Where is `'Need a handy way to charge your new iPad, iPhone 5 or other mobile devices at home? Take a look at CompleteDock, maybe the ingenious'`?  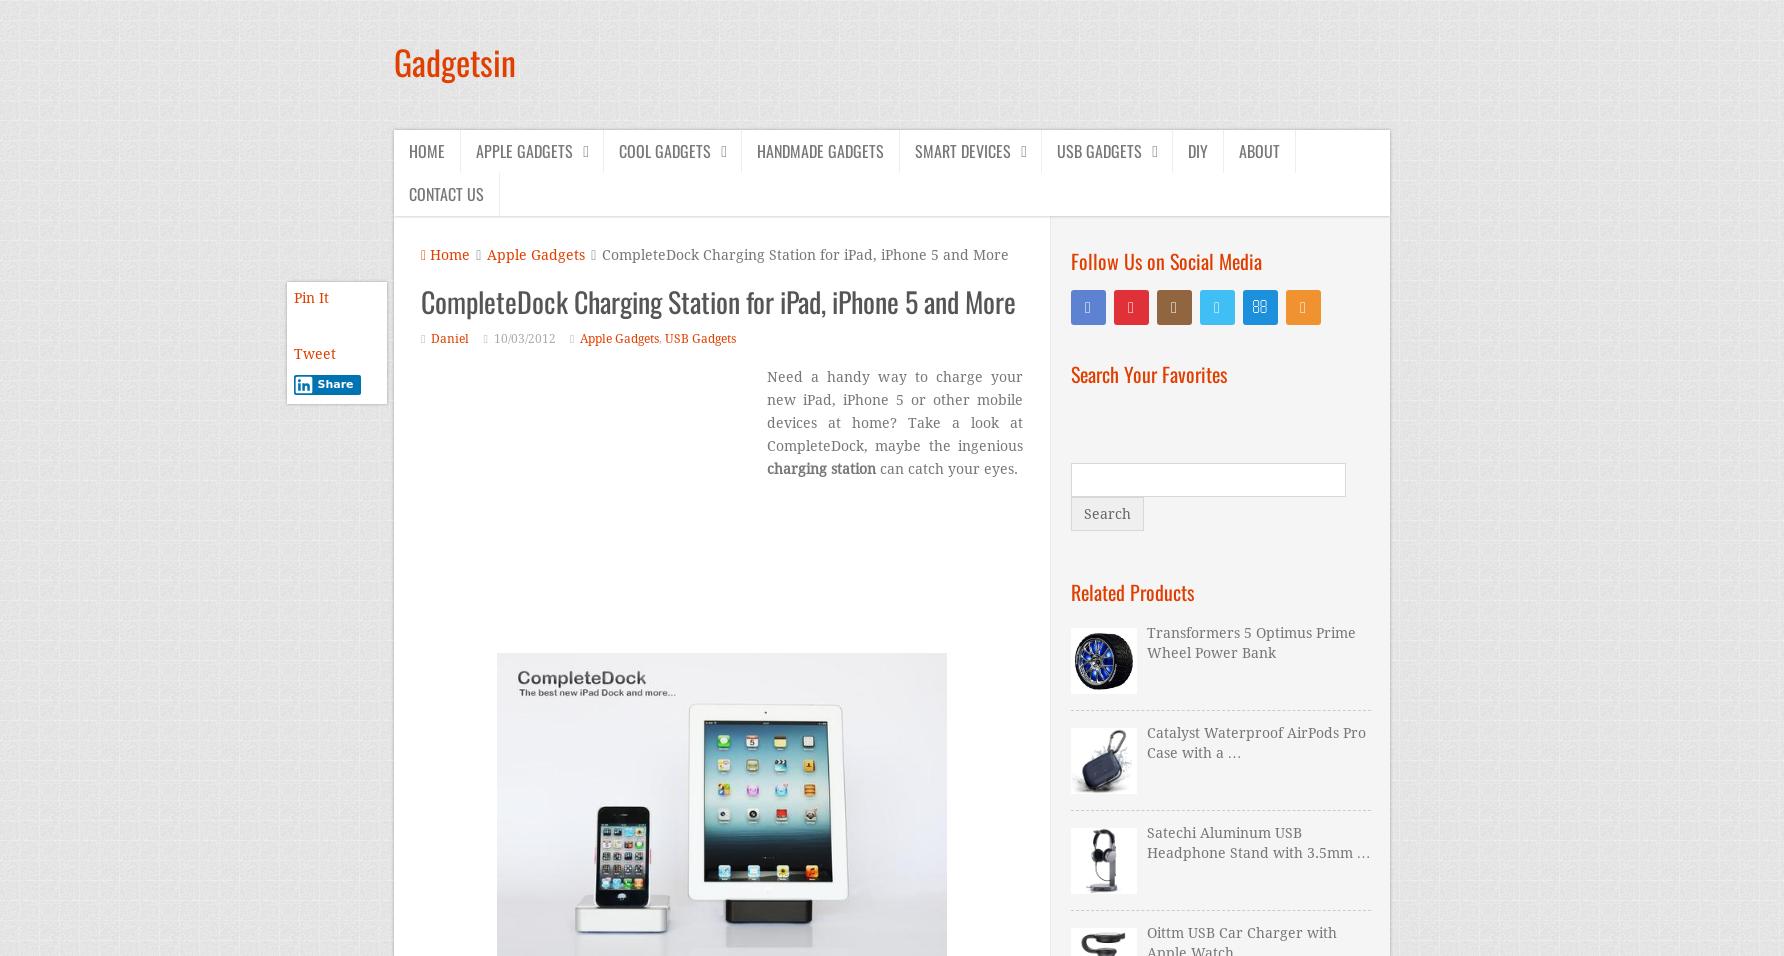 'Need a handy way to charge your new iPad, iPhone 5 or other mobile devices at home? Take a look at CompleteDock, maybe the ingenious' is located at coordinates (895, 410).